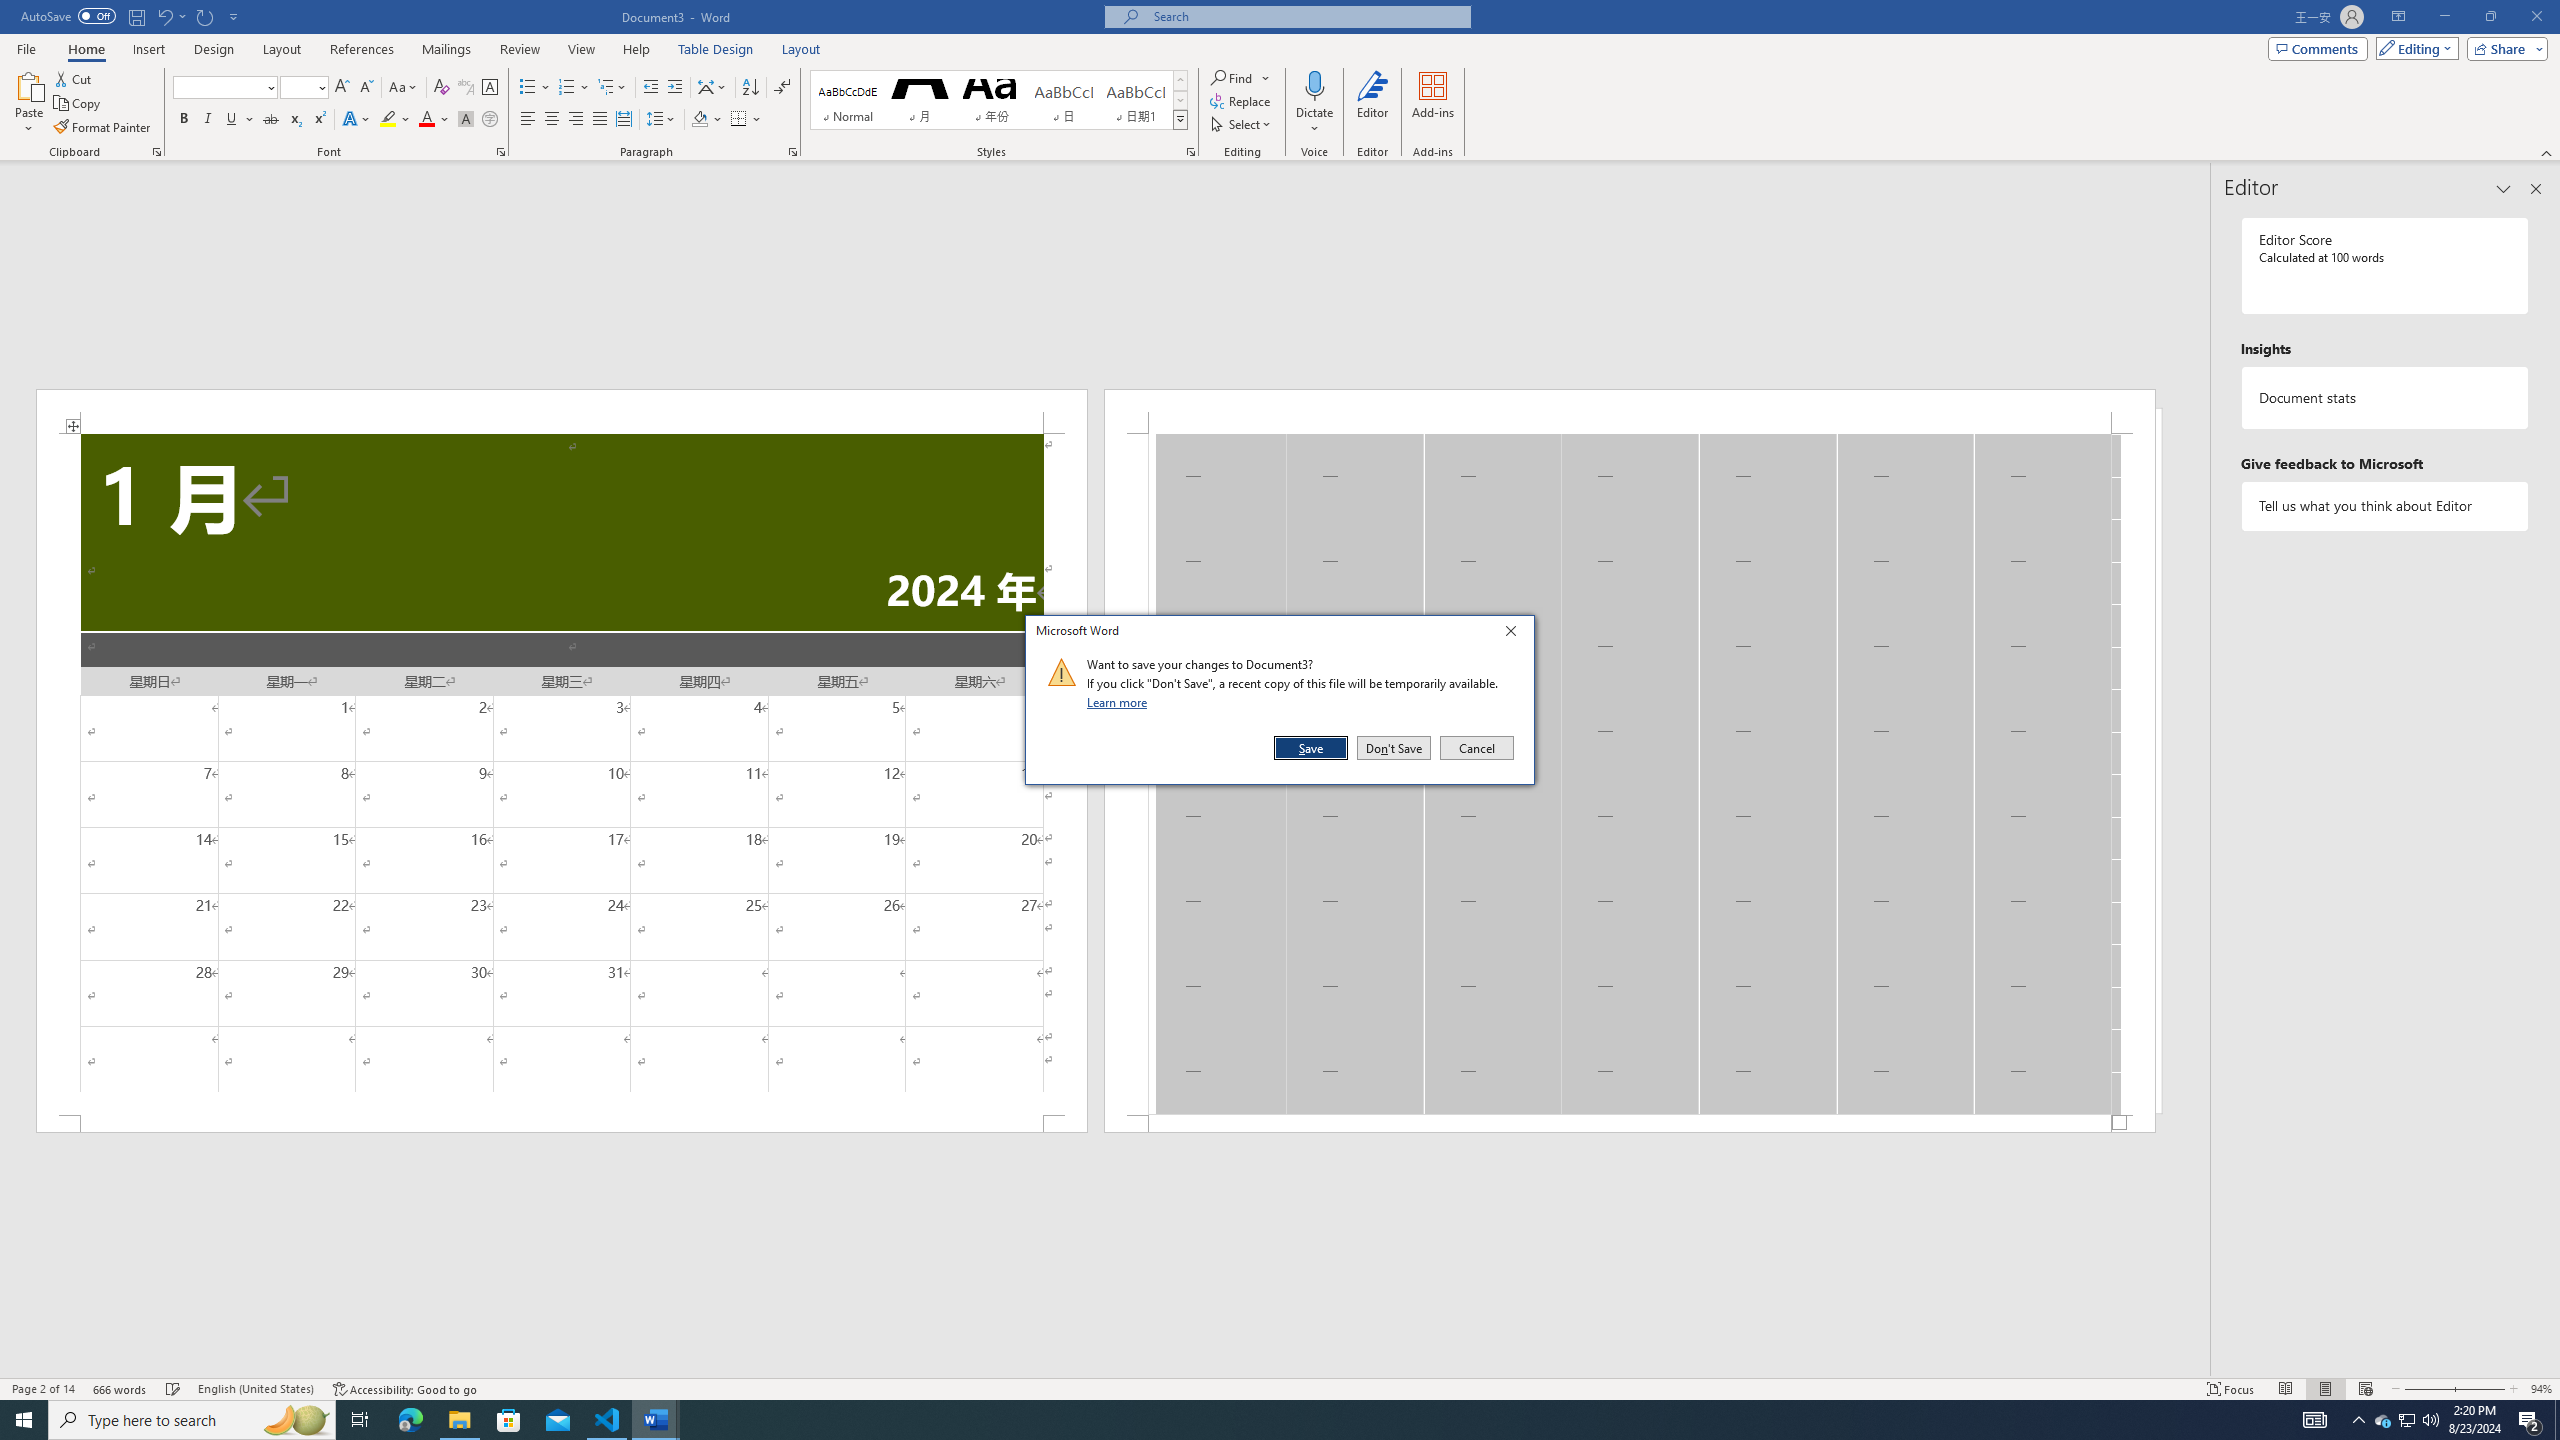 Image resolution: width=2560 pixels, height=1440 pixels. I want to click on 'Font Color RGB(255, 0, 0)', so click(425, 118).